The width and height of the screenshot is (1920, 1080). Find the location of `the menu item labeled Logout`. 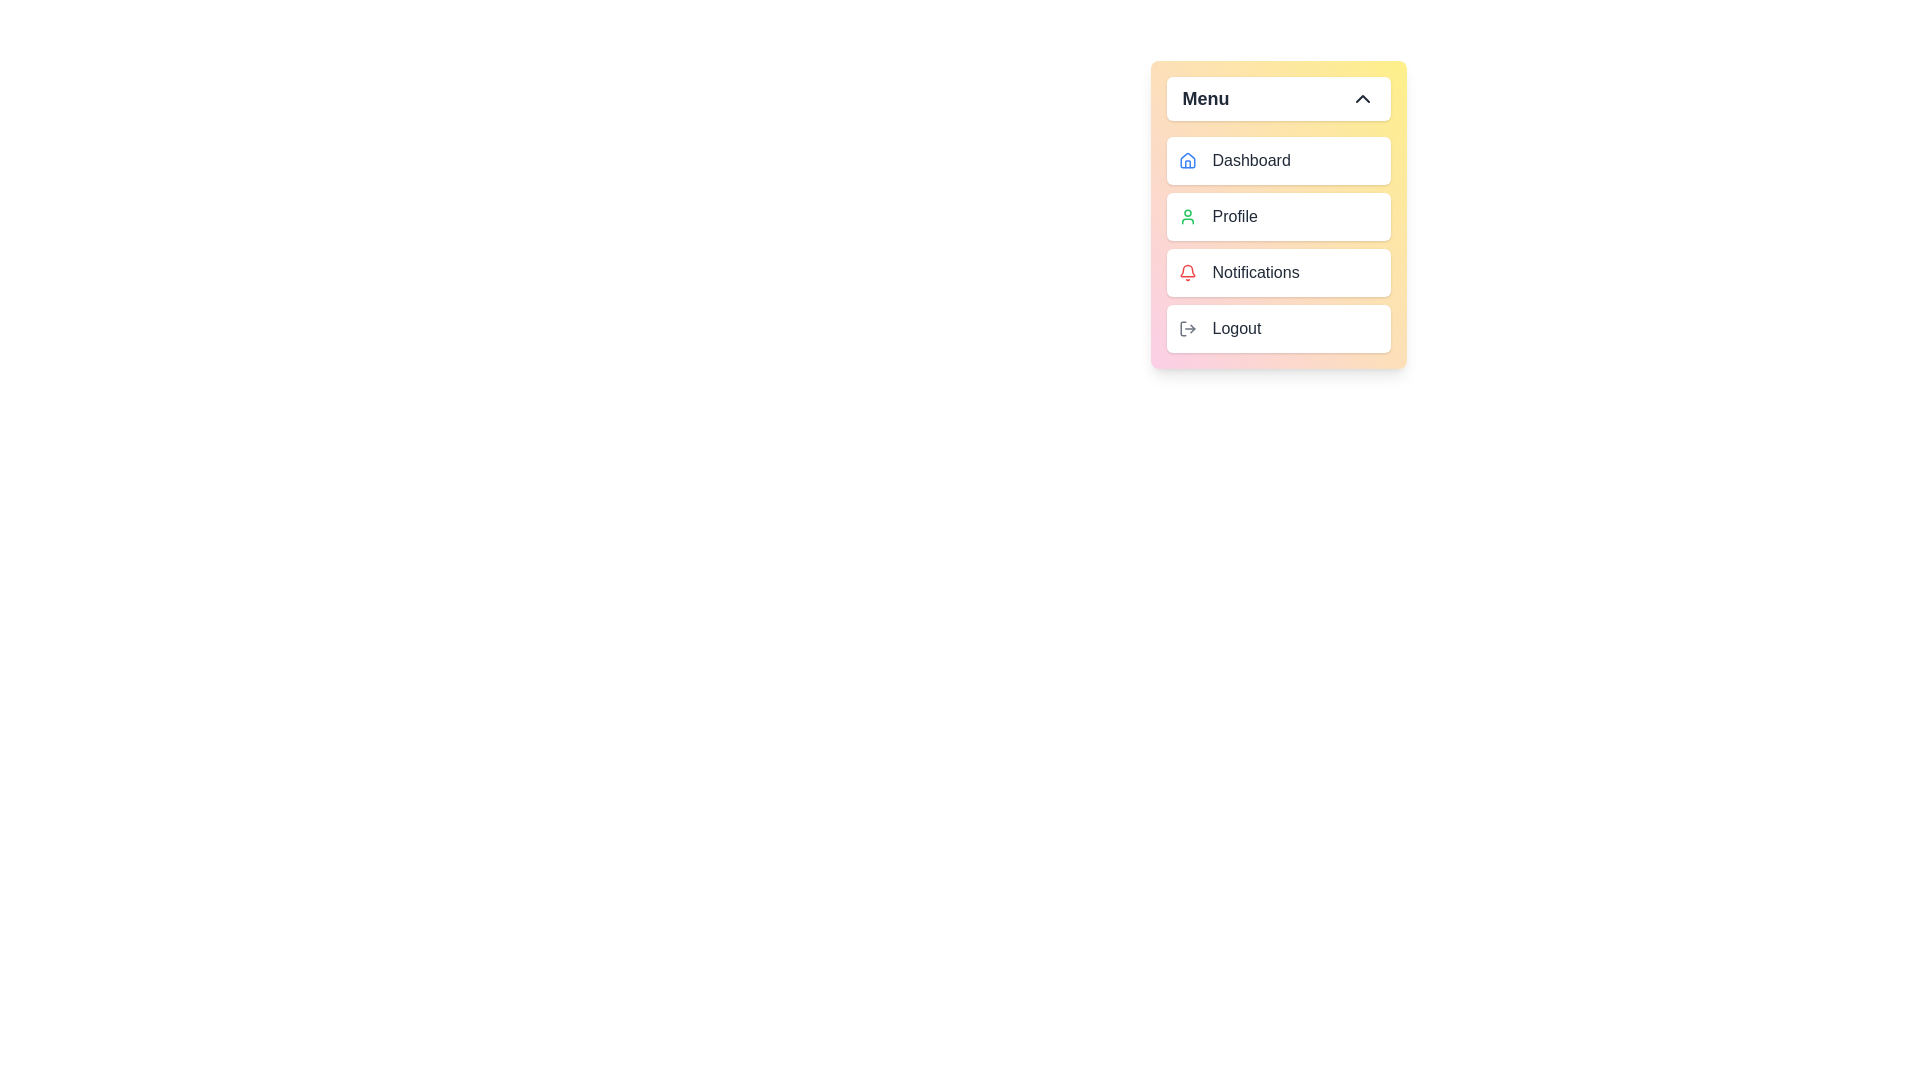

the menu item labeled Logout is located at coordinates (1277, 327).